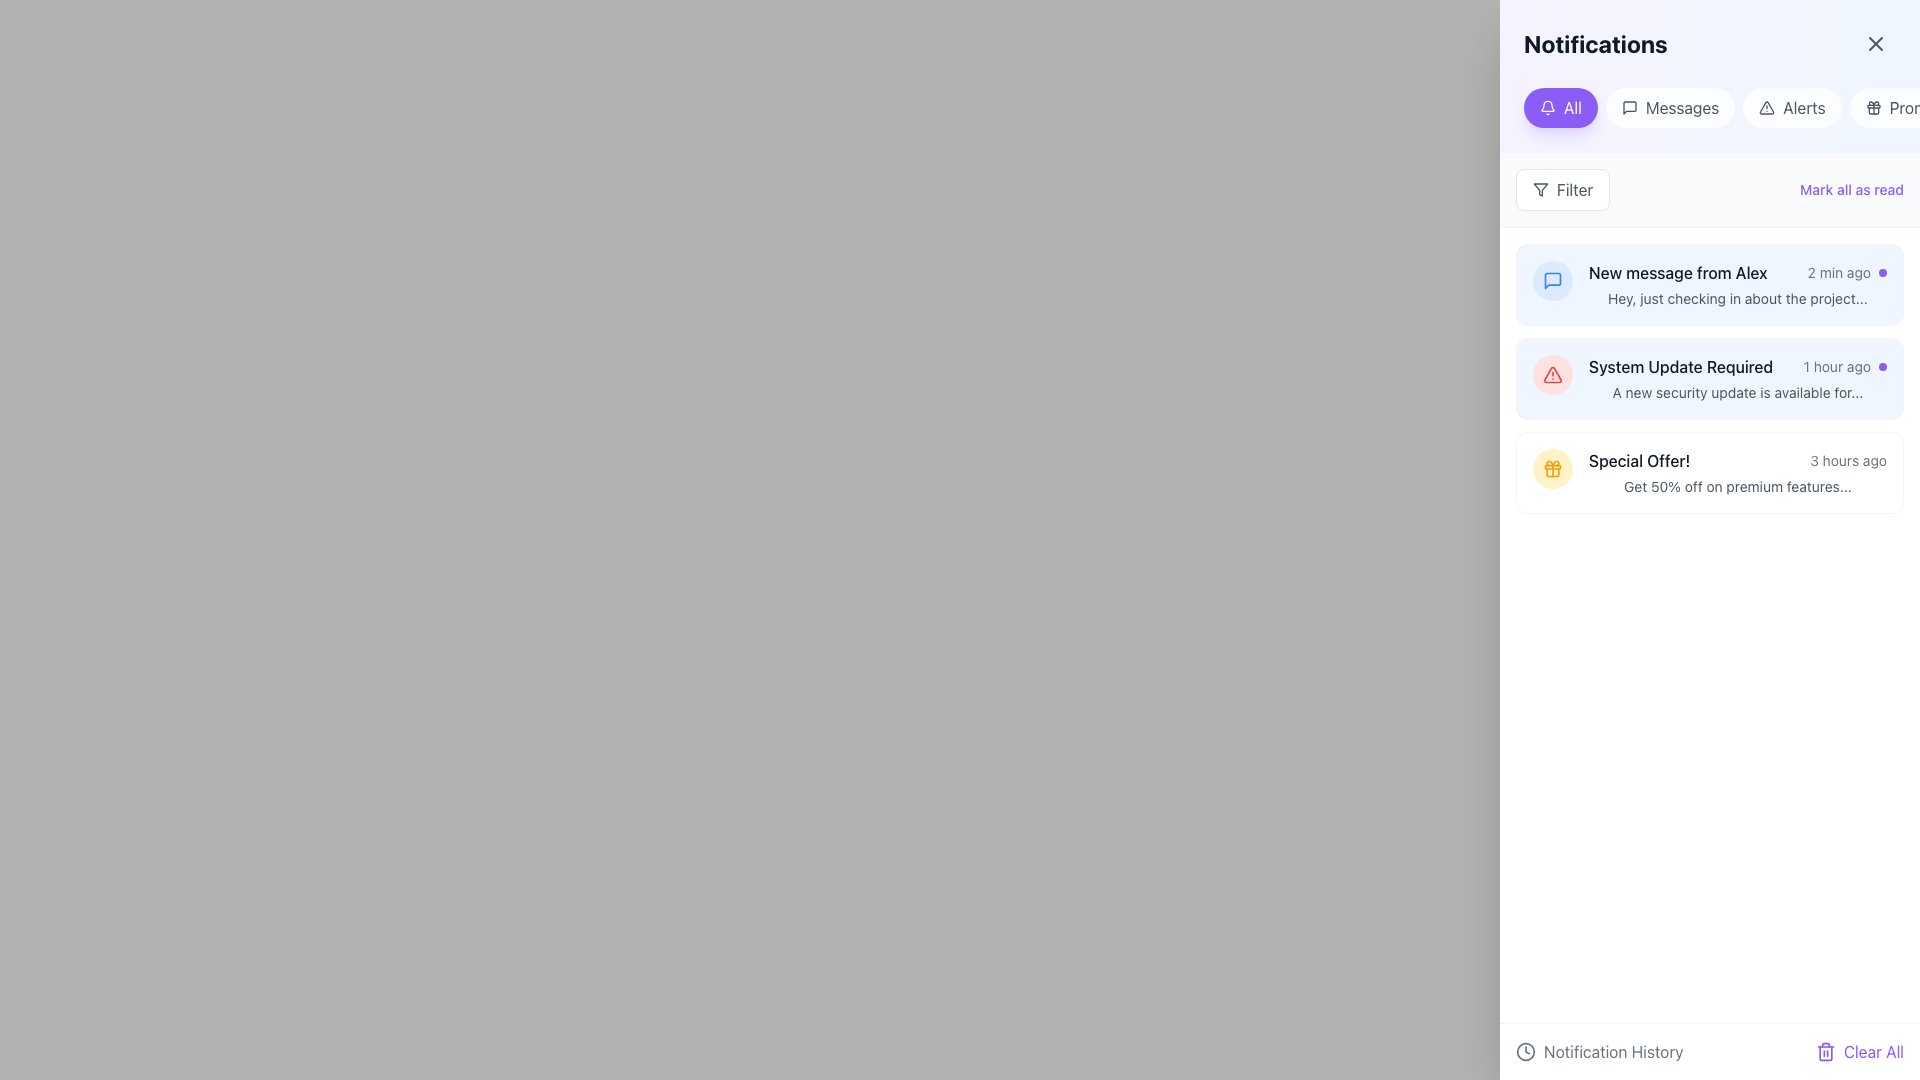 The image size is (1920, 1080). What do you see at coordinates (1547, 108) in the screenshot?
I see `the bell-shaped notification icon located at the leftmost position of the 'All' button in the top-left region of the interface` at bounding box center [1547, 108].